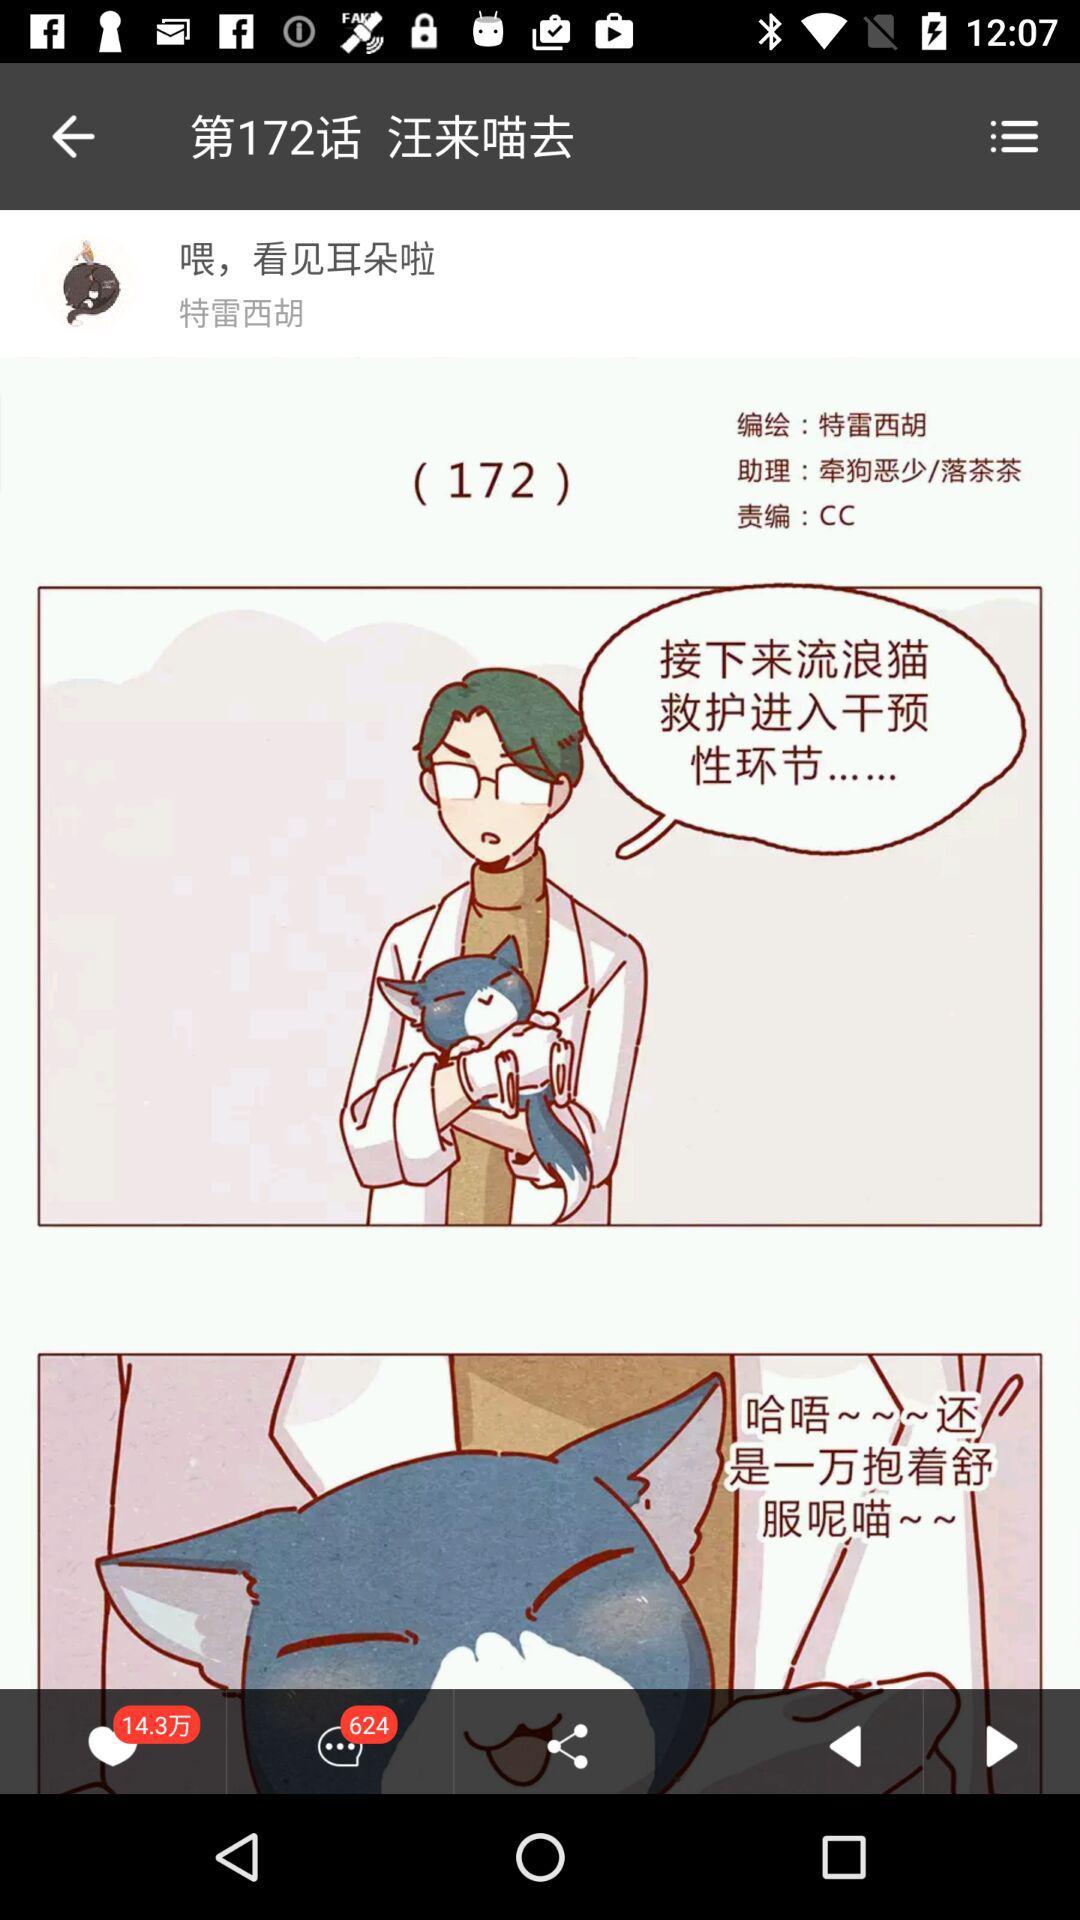 This screenshot has width=1080, height=1920. I want to click on the list icon, so click(1014, 135).